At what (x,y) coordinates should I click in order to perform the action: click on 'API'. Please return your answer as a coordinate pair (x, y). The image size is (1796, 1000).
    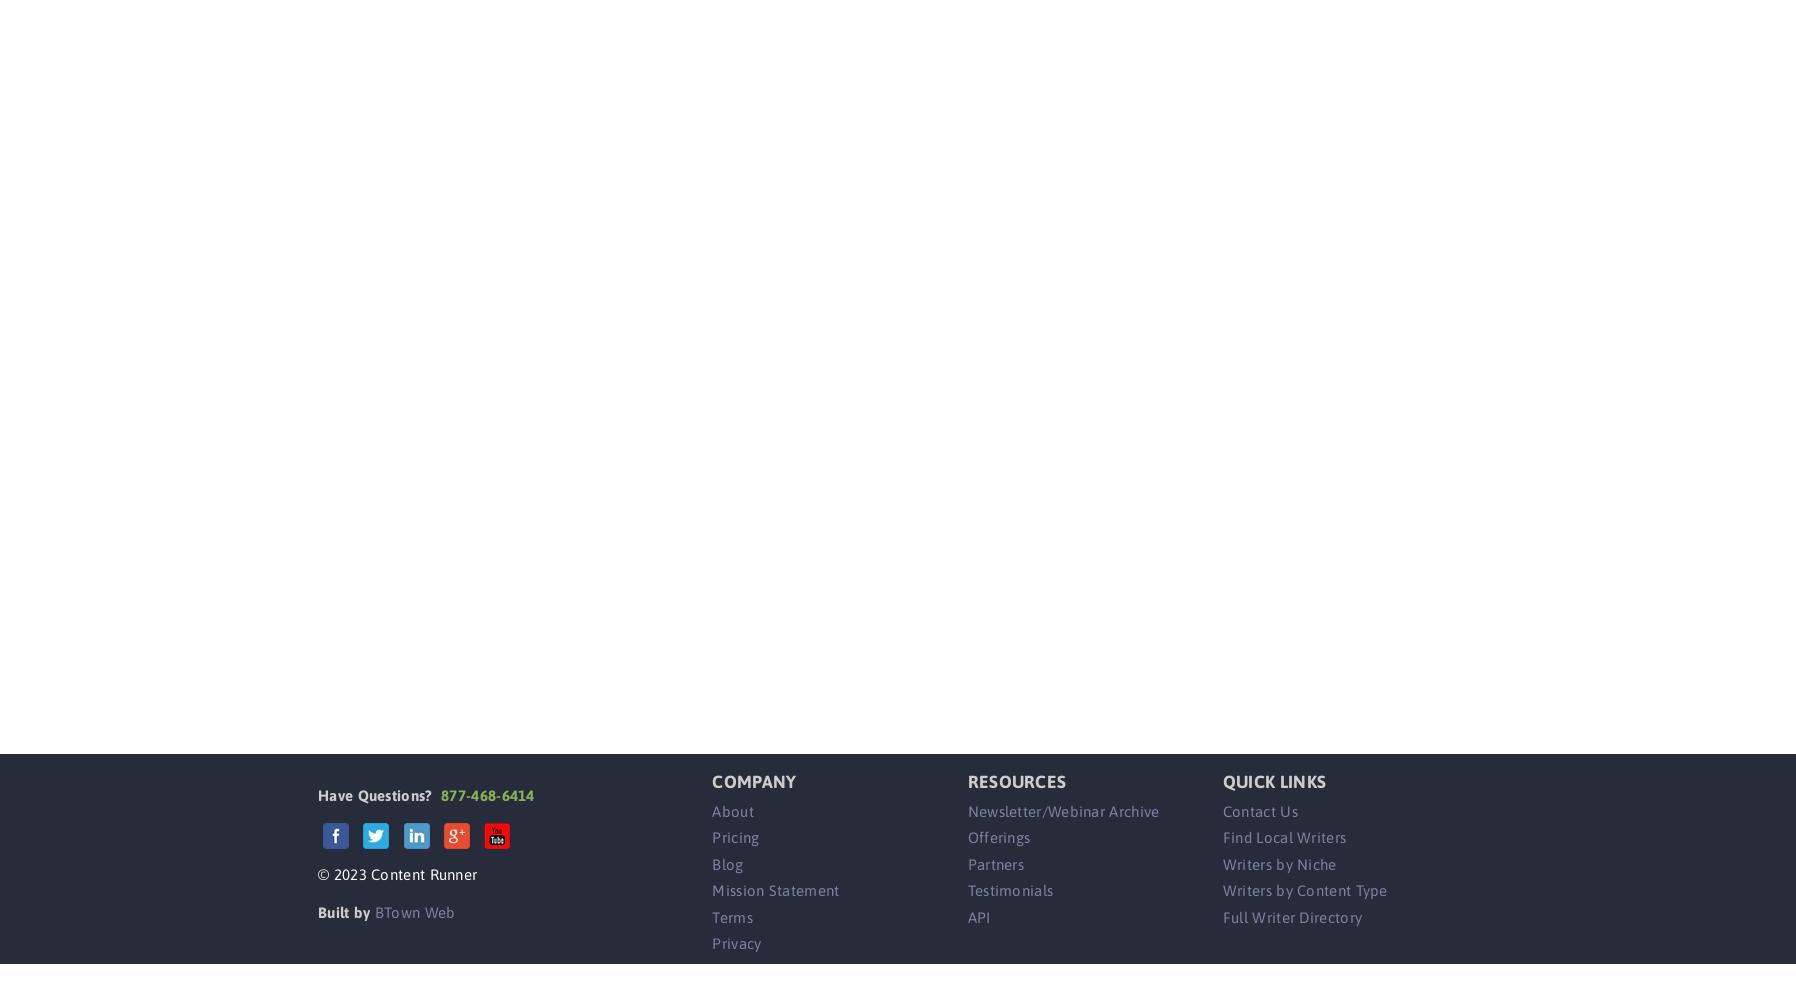
    Looking at the image, I should click on (977, 916).